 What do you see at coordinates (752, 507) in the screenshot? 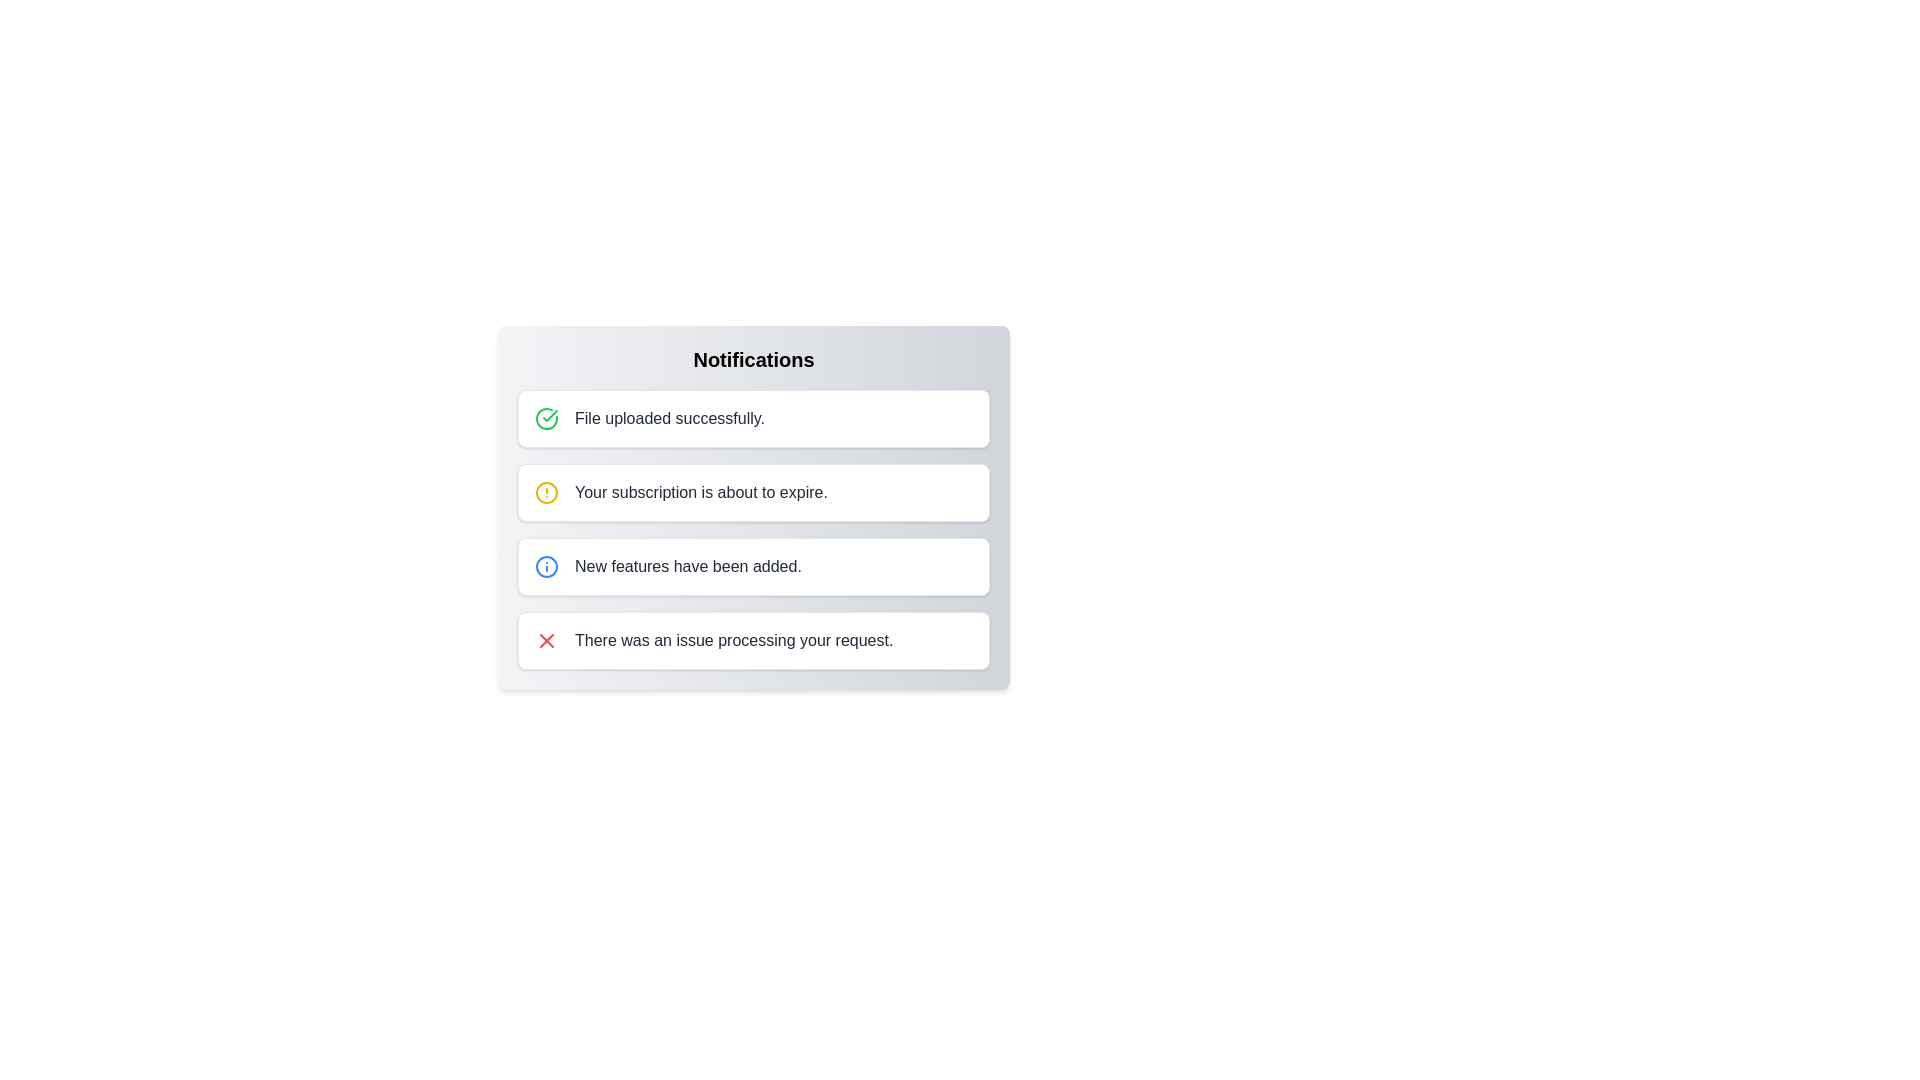
I see `the Informational Text Block with Icon that notifies the user about the subscription nearing expiry, positioned below 'File uploaded successfully.' and above 'New features have been added.'` at bounding box center [752, 507].